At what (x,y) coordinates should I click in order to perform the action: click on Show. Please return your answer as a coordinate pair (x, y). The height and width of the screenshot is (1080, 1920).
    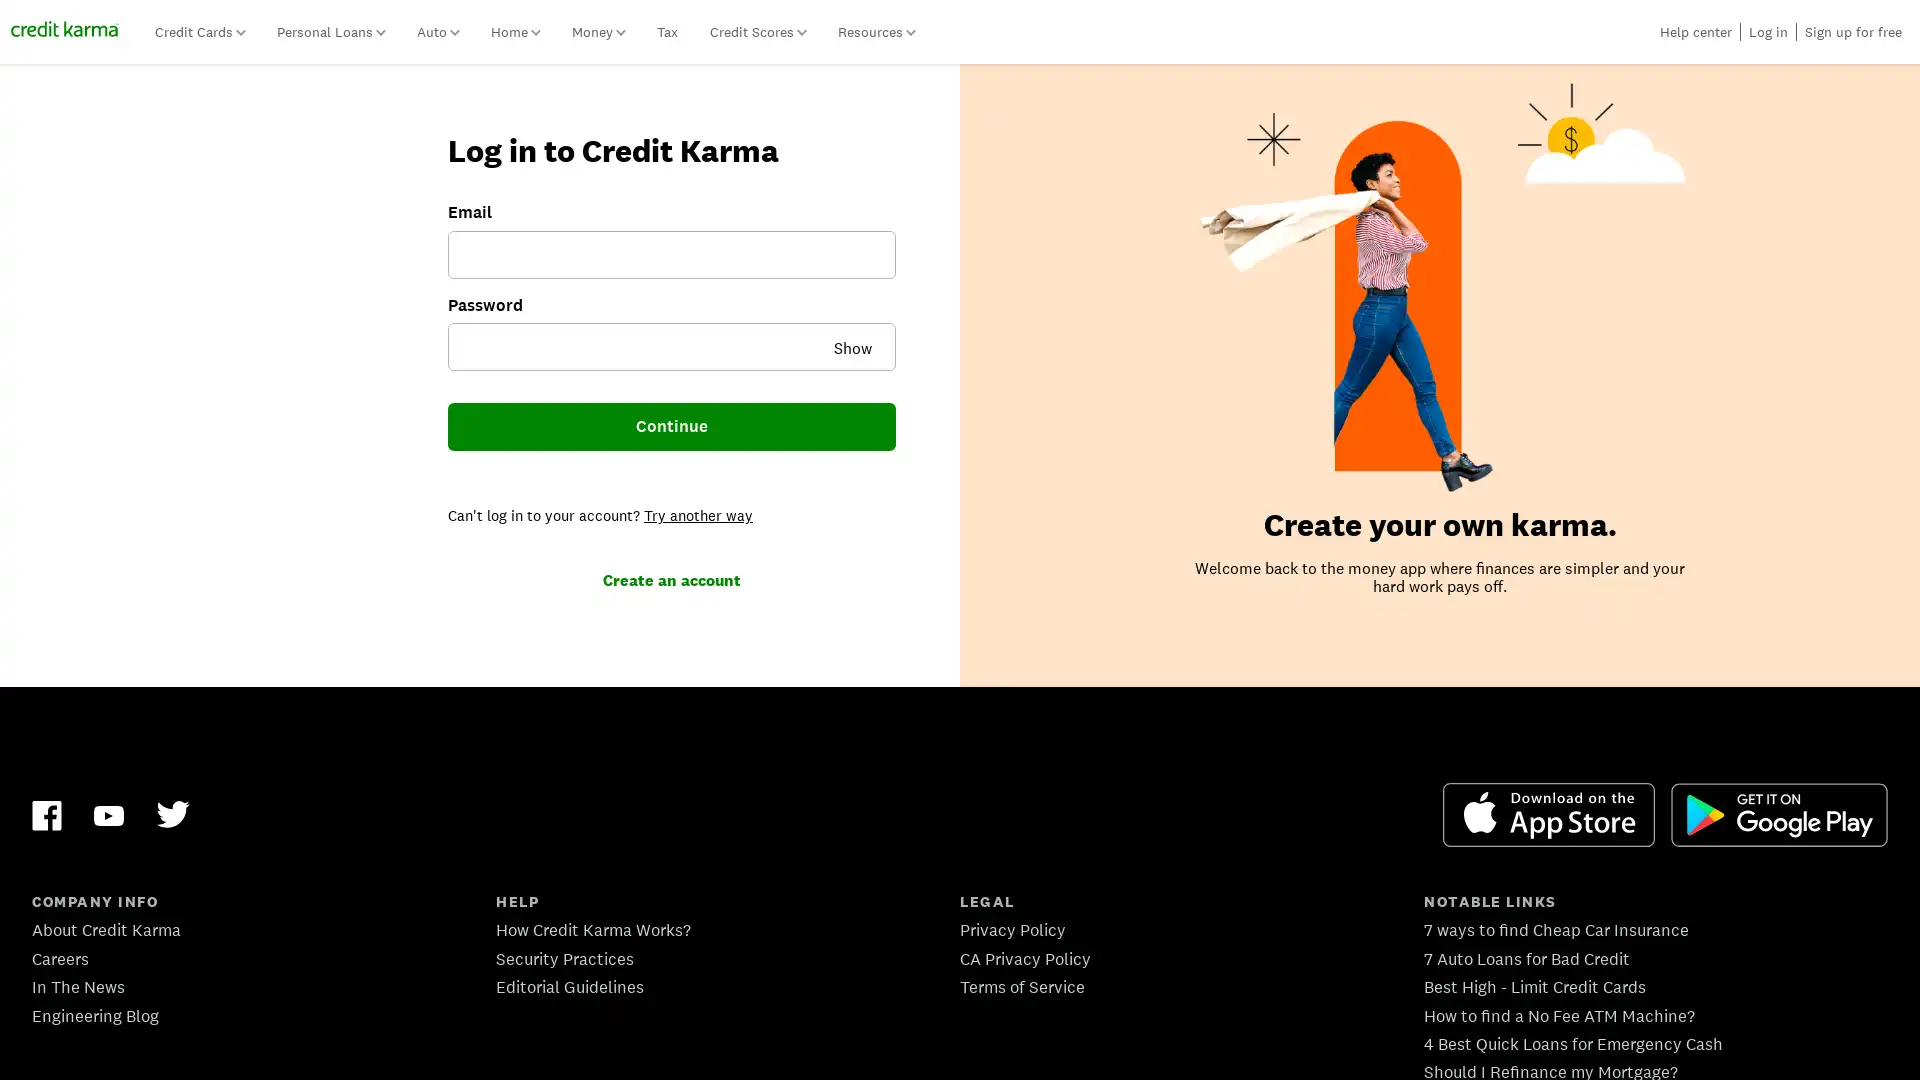
    Looking at the image, I should click on (853, 347).